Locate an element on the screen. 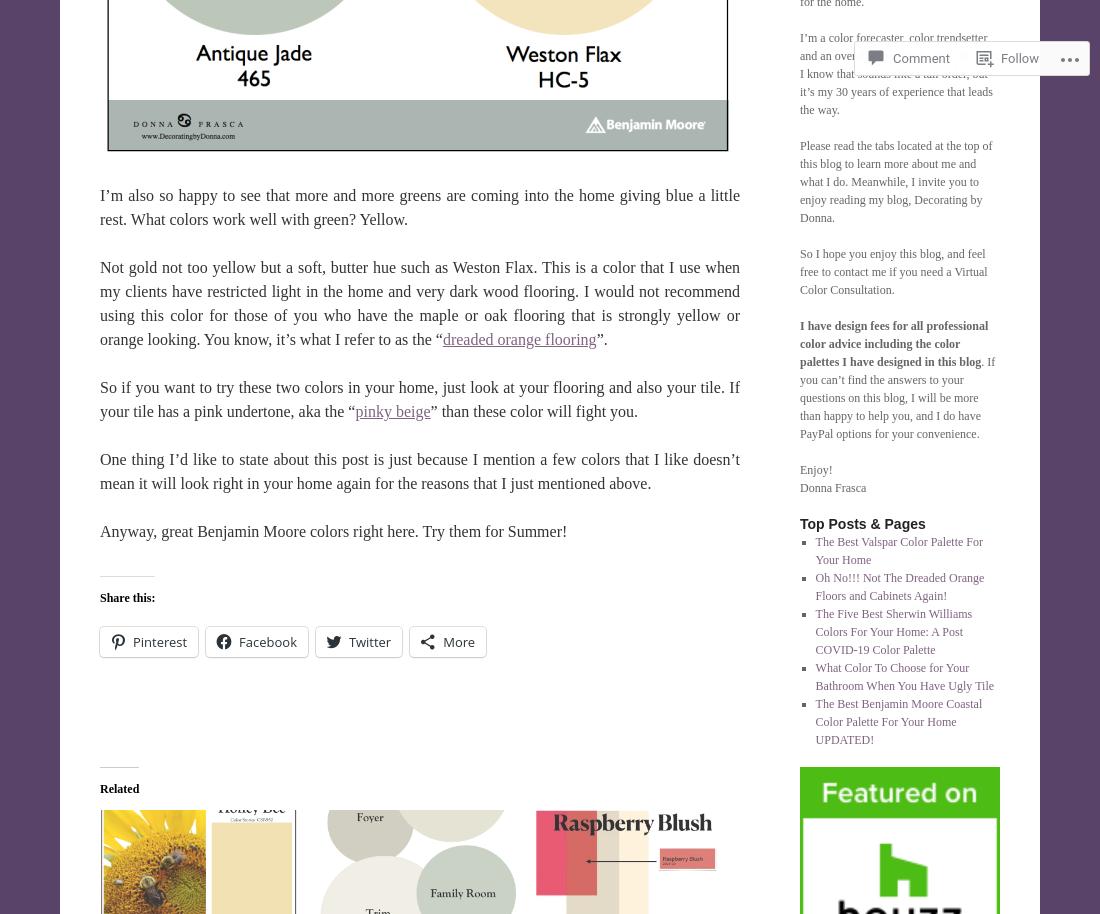  'The Five Best Sherwin Williams Colors For Your Home: A Post COVID-19 Color Palette' is located at coordinates (892, 631).